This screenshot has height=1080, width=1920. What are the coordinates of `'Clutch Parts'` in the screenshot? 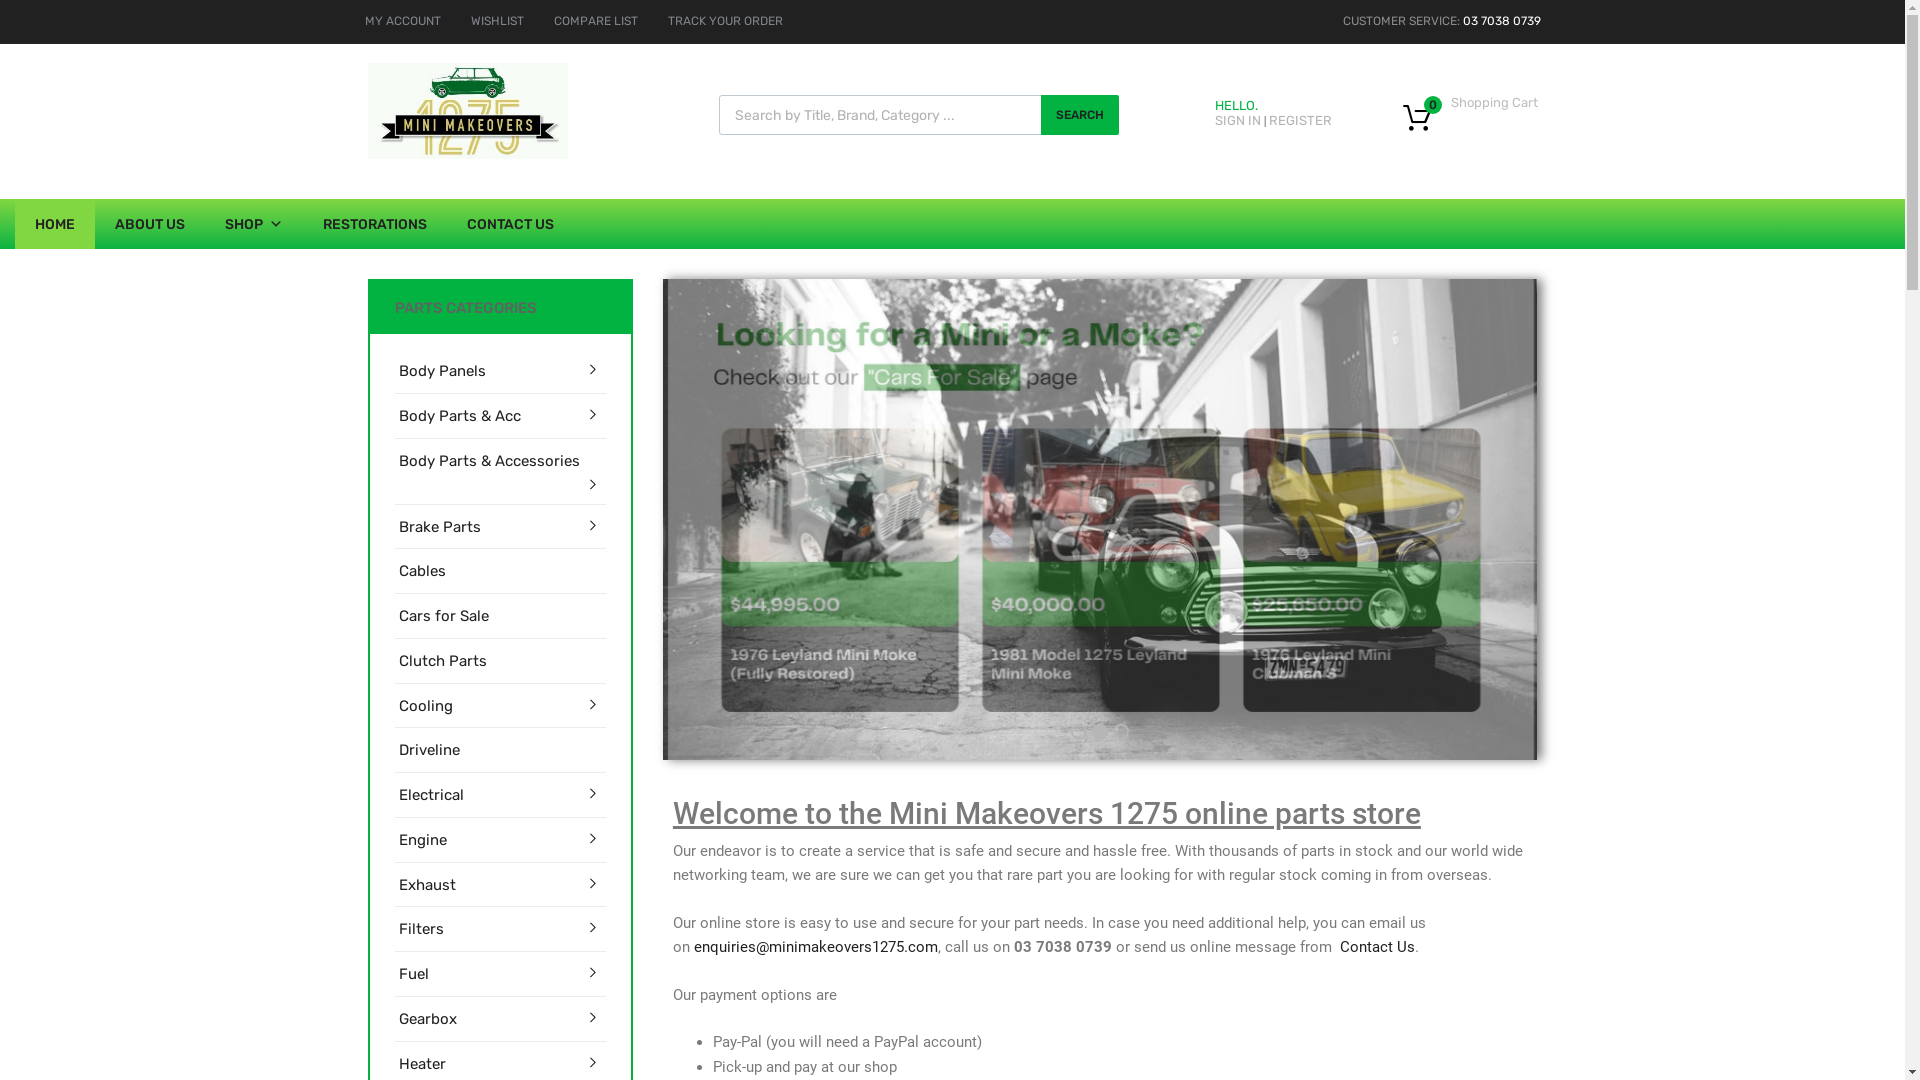 It's located at (440, 661).